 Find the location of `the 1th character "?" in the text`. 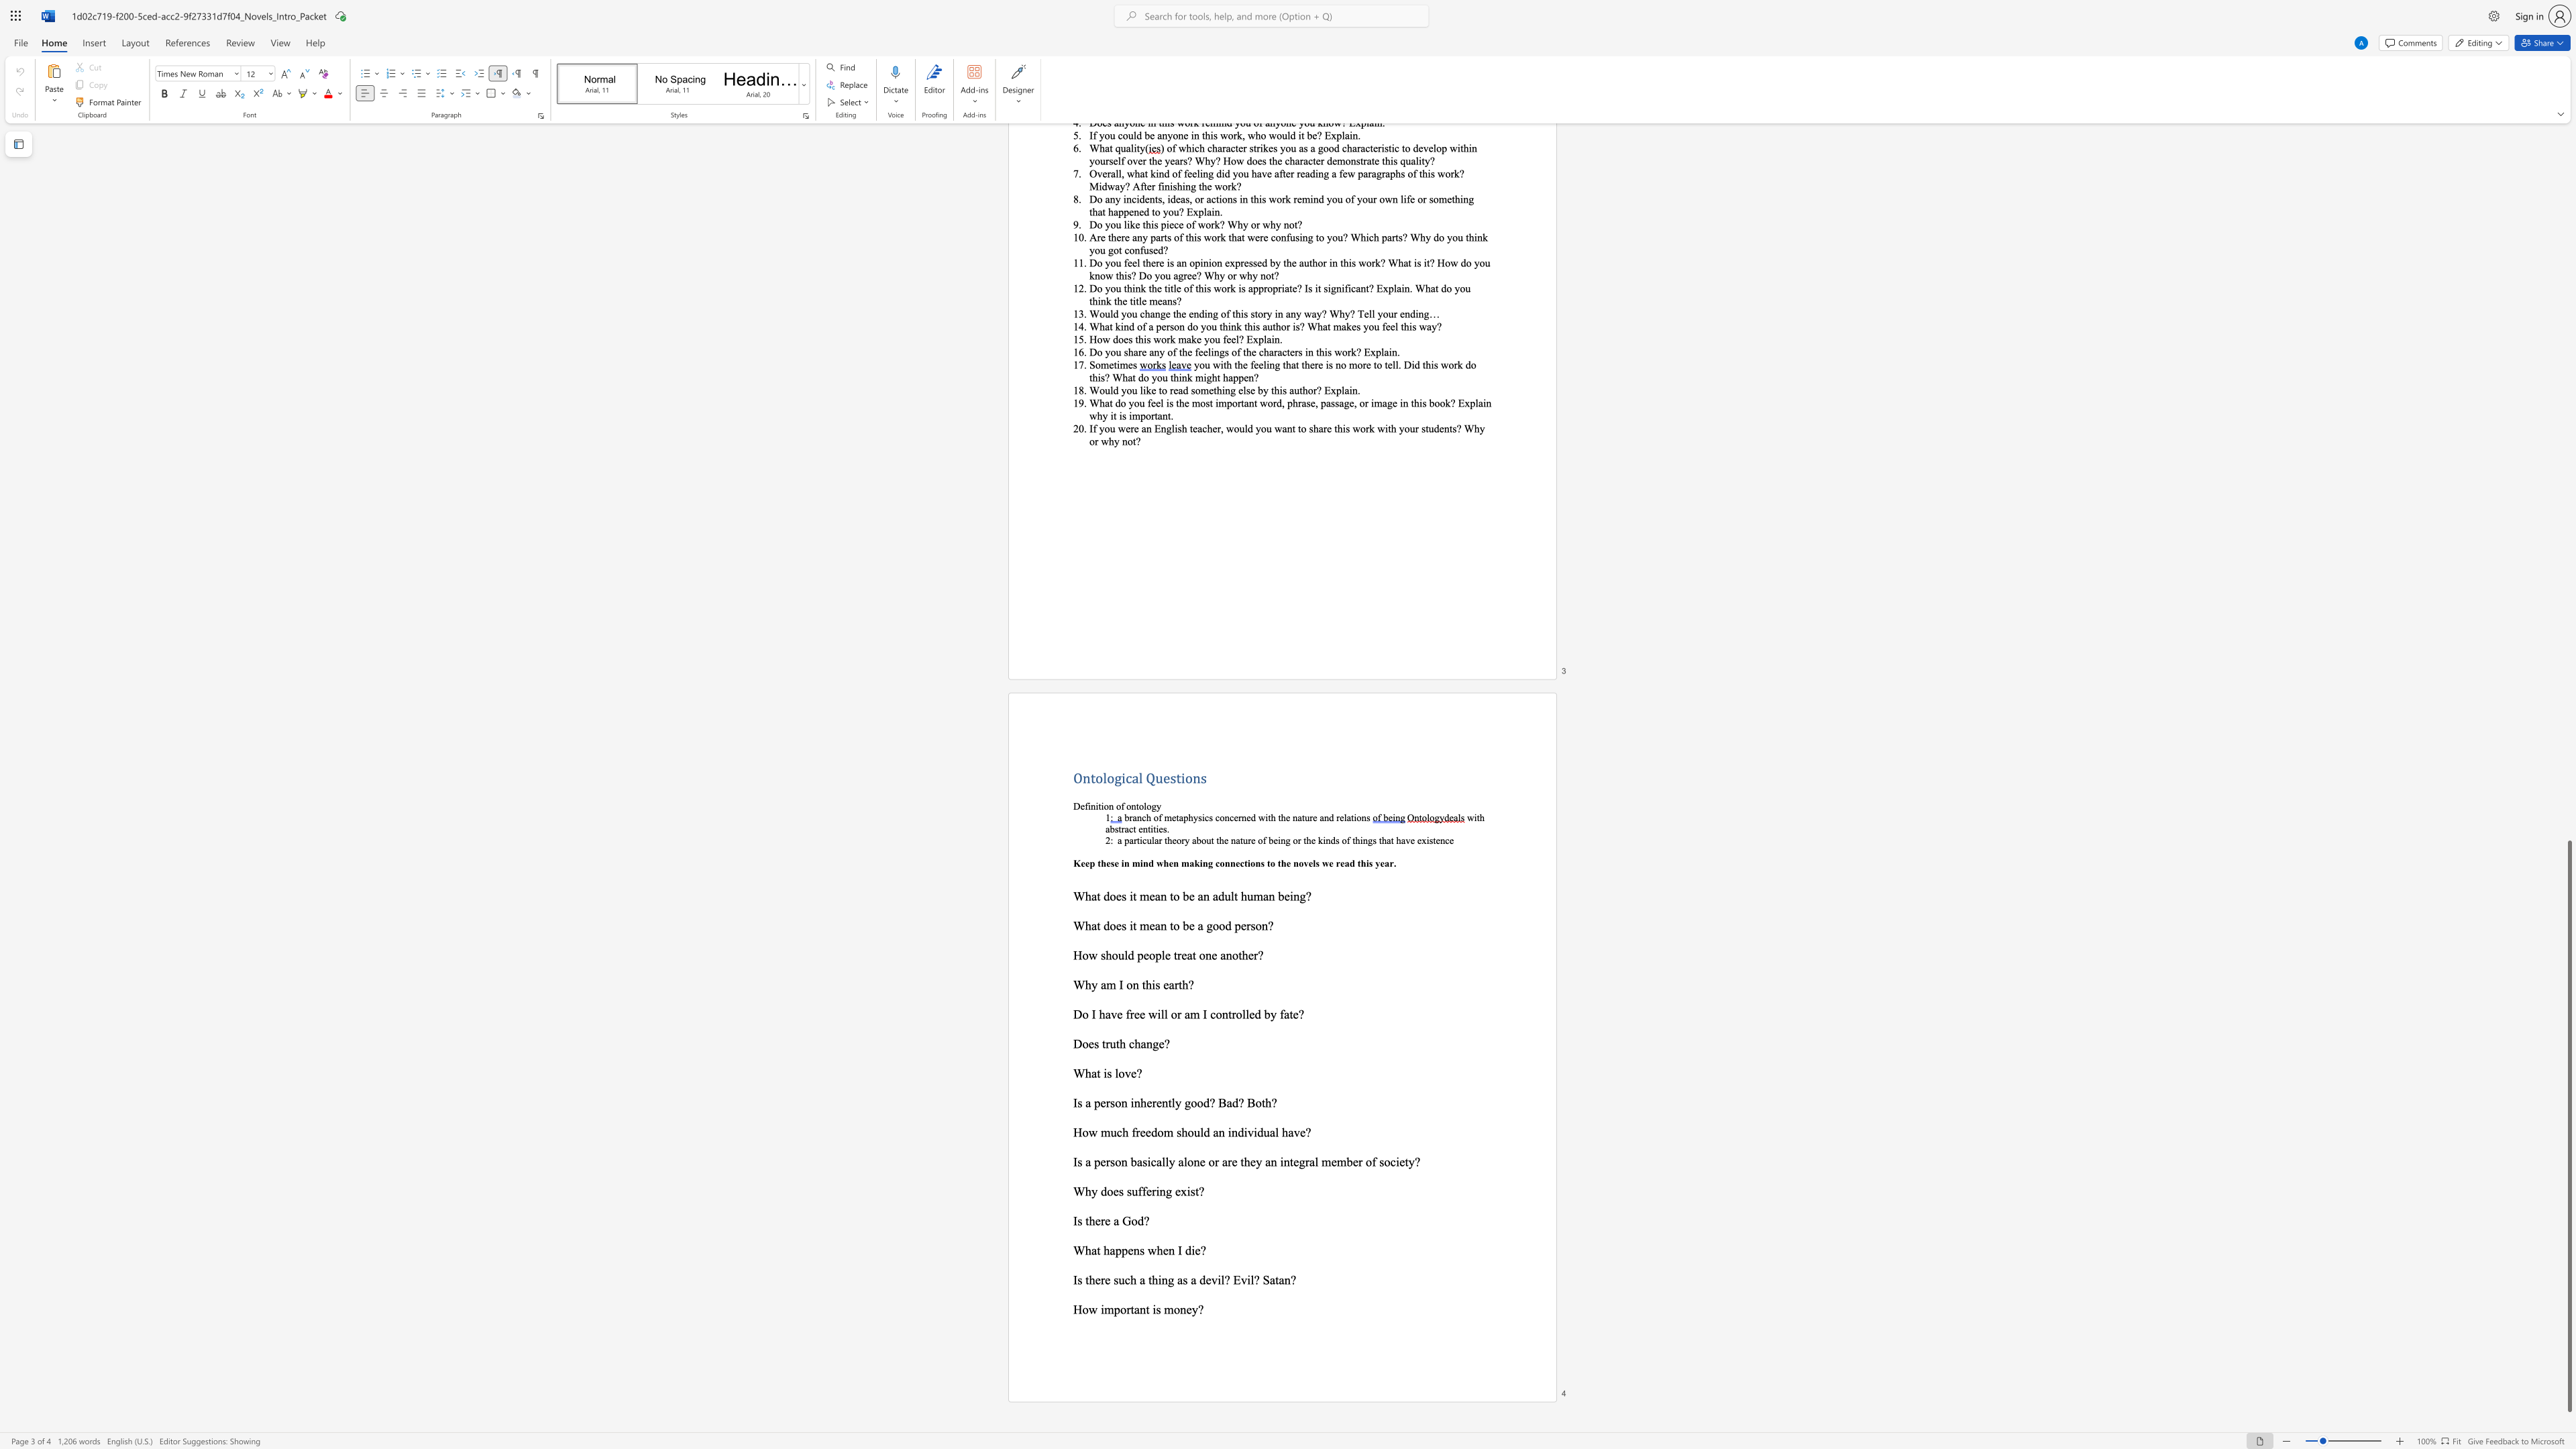

the 1th character "?" in the text is located at coordinates (1138, 1072).